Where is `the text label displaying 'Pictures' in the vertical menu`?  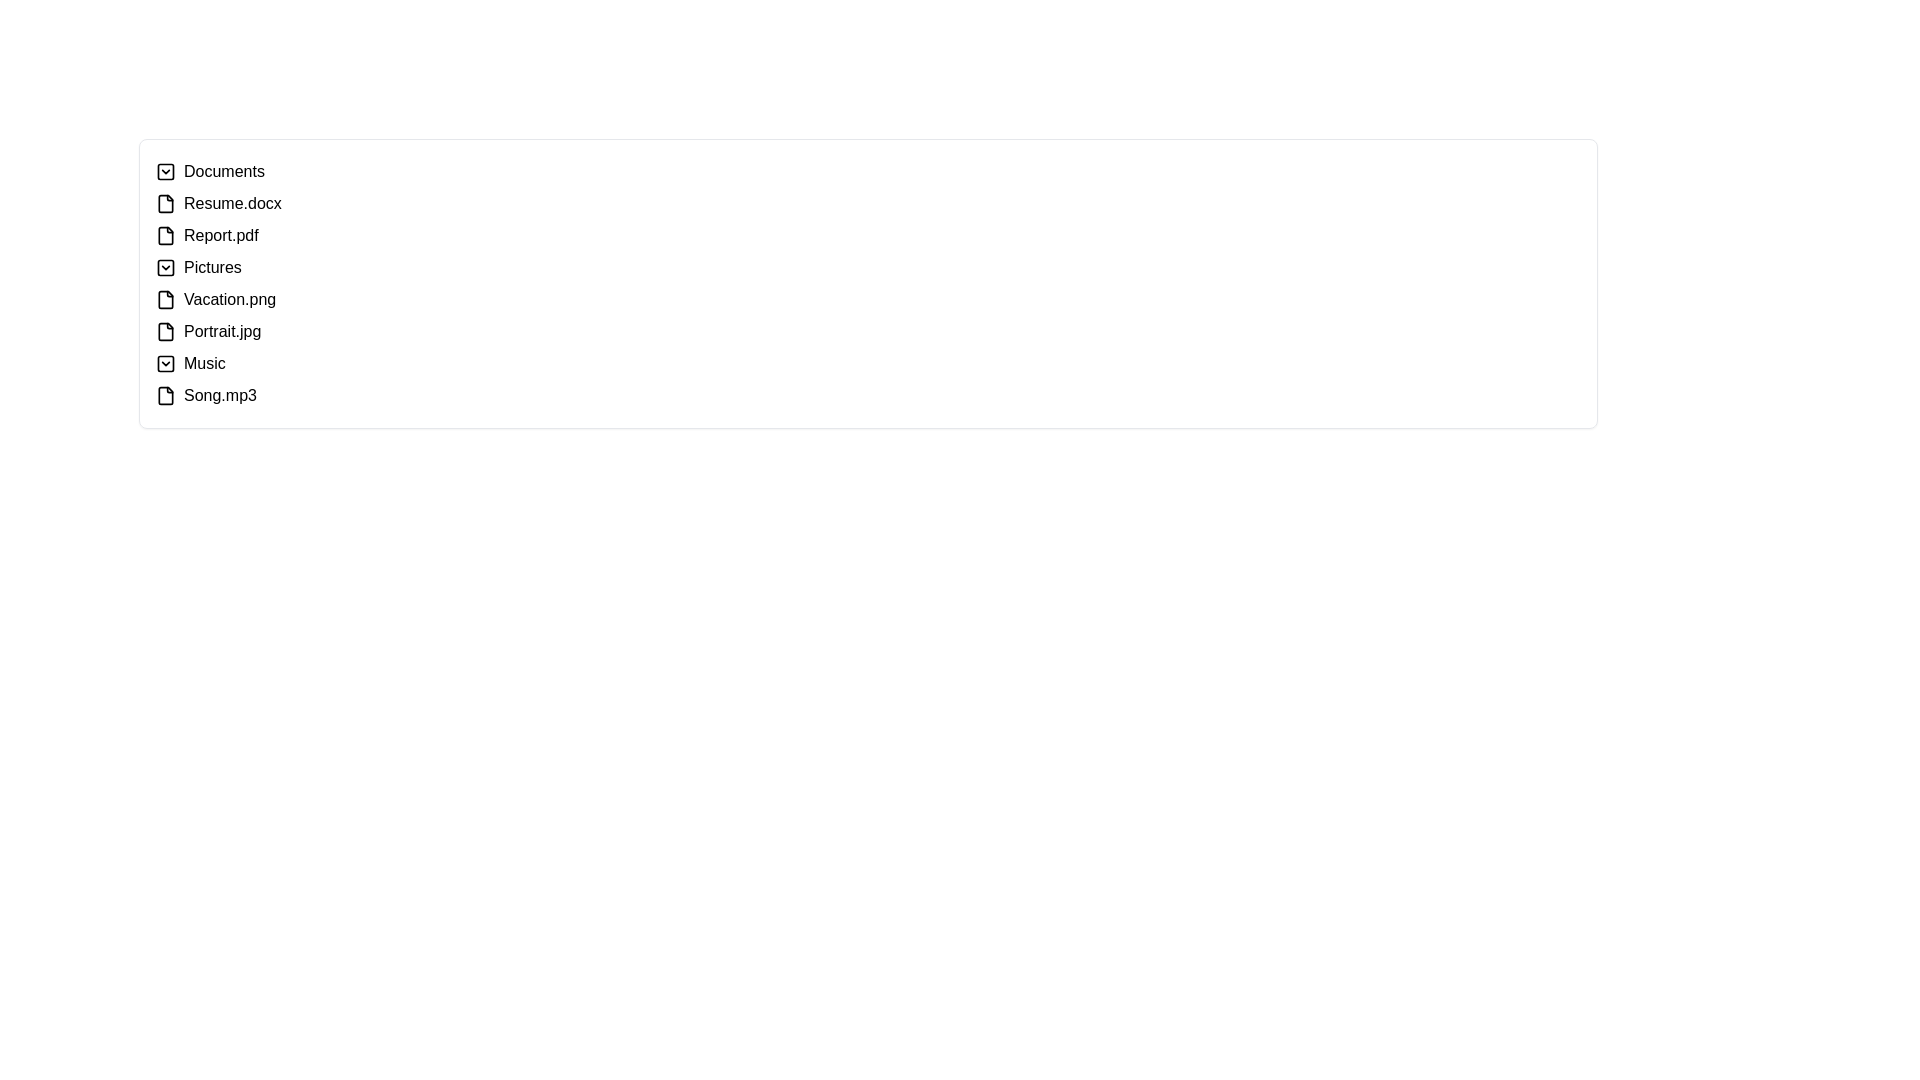
the text label displaying 'Pictures' in the vertical menu is located at coordinates (212, 266).